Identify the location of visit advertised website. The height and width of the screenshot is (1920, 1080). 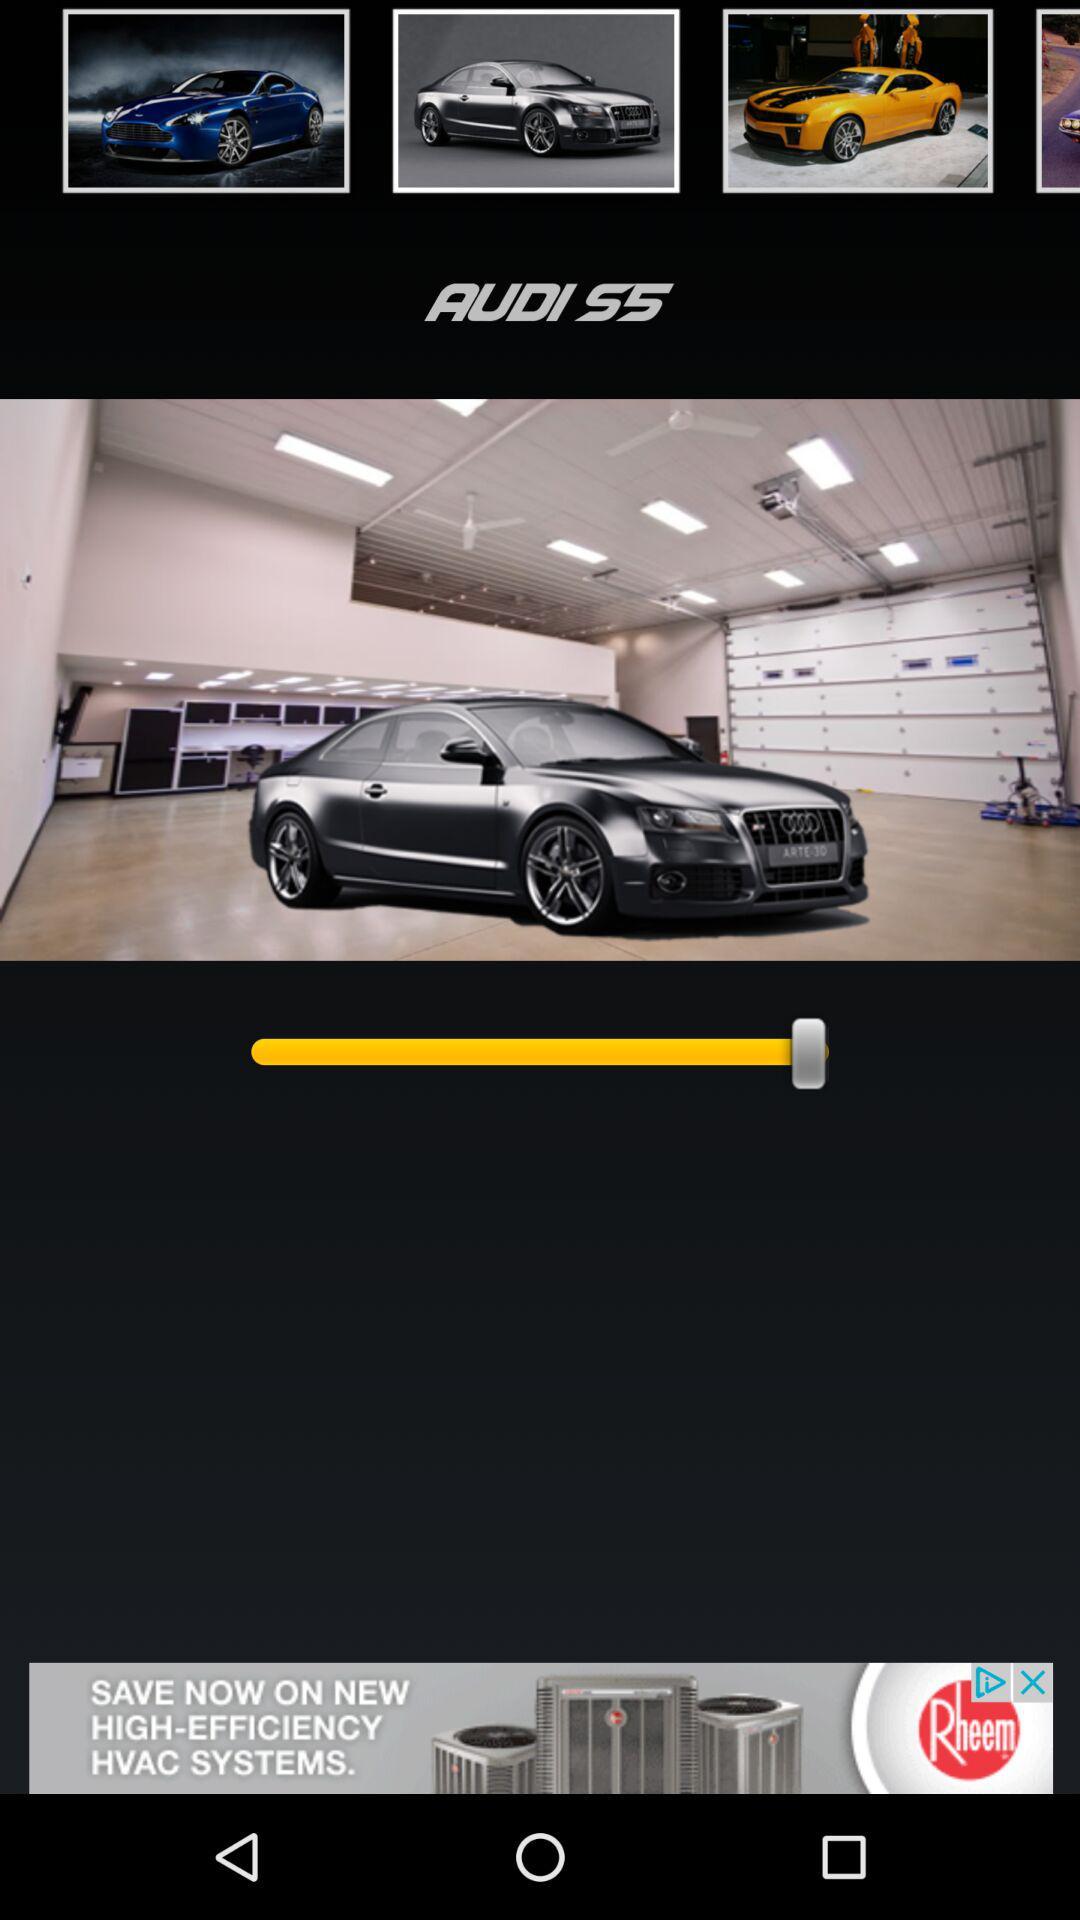
(540, 1727).